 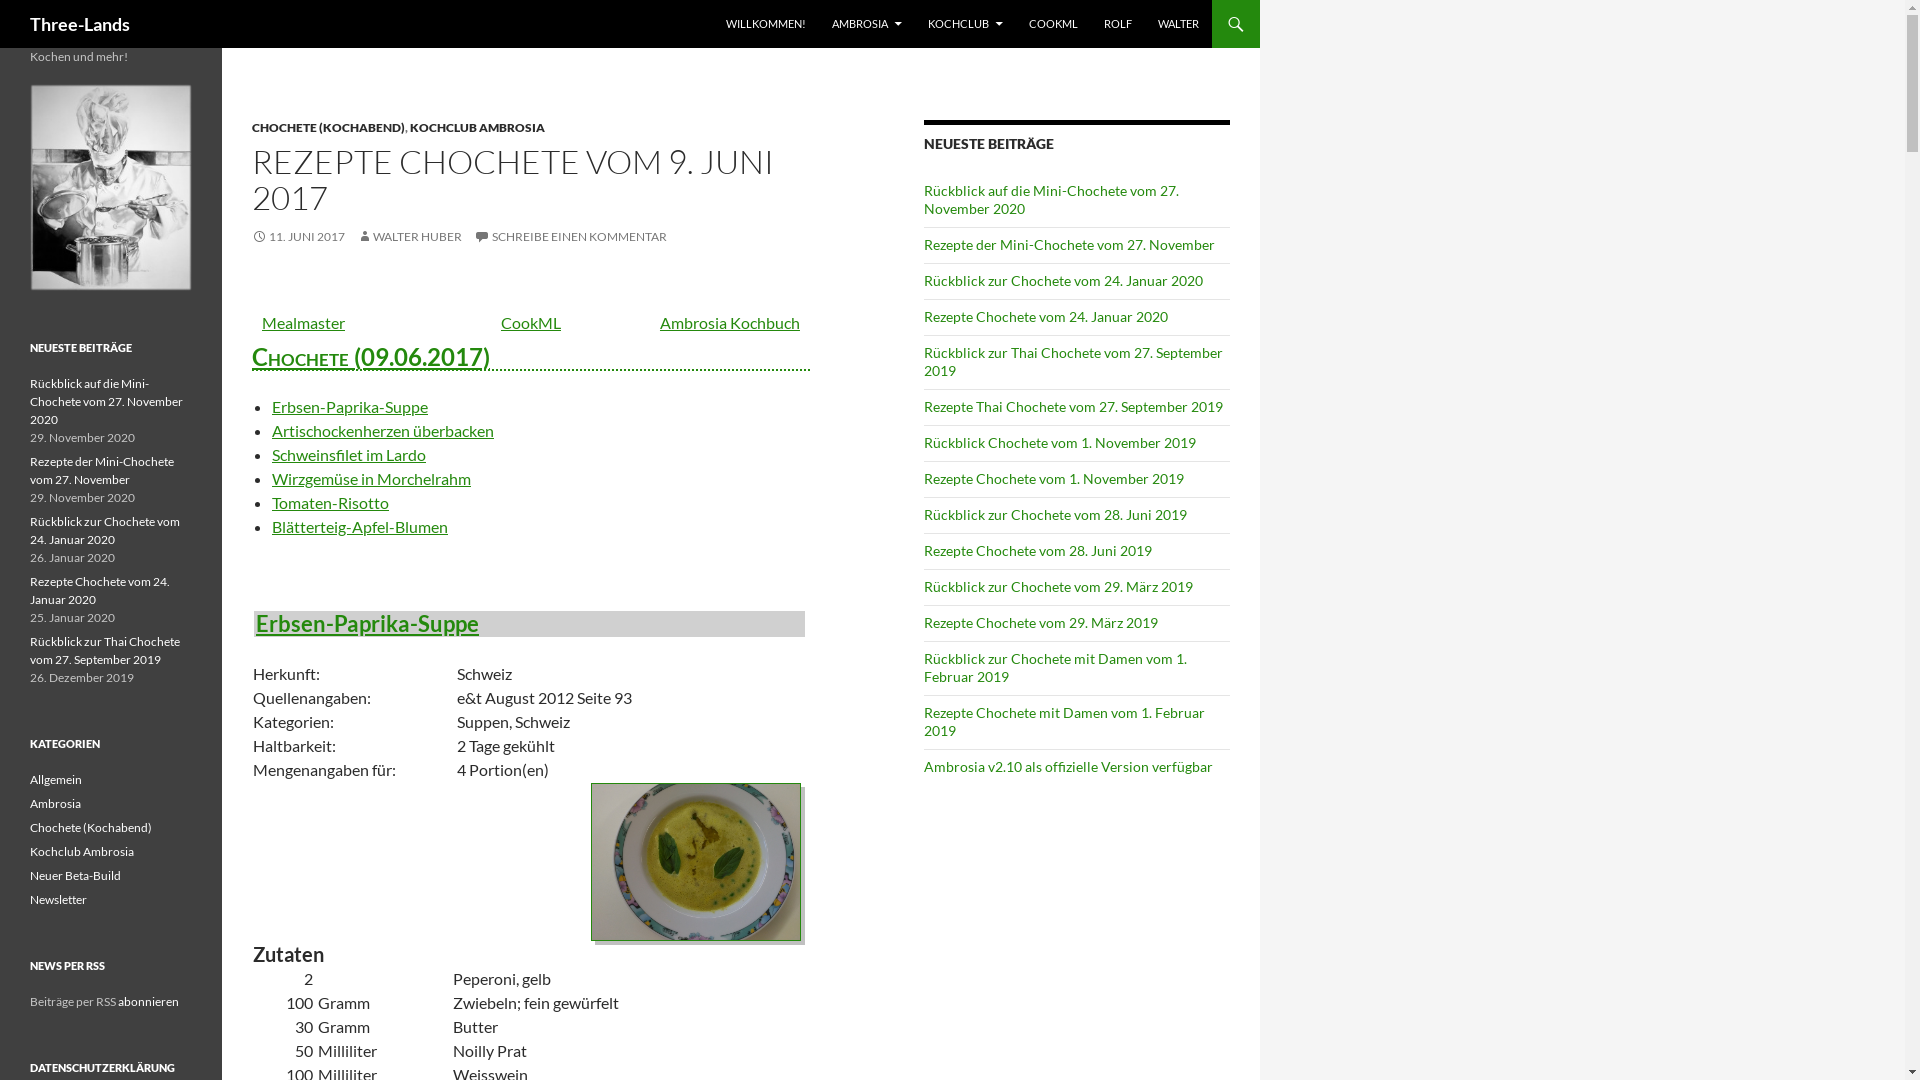 I want to click on 'Ambrosia Kochbuch', so click(x=728, y=321).